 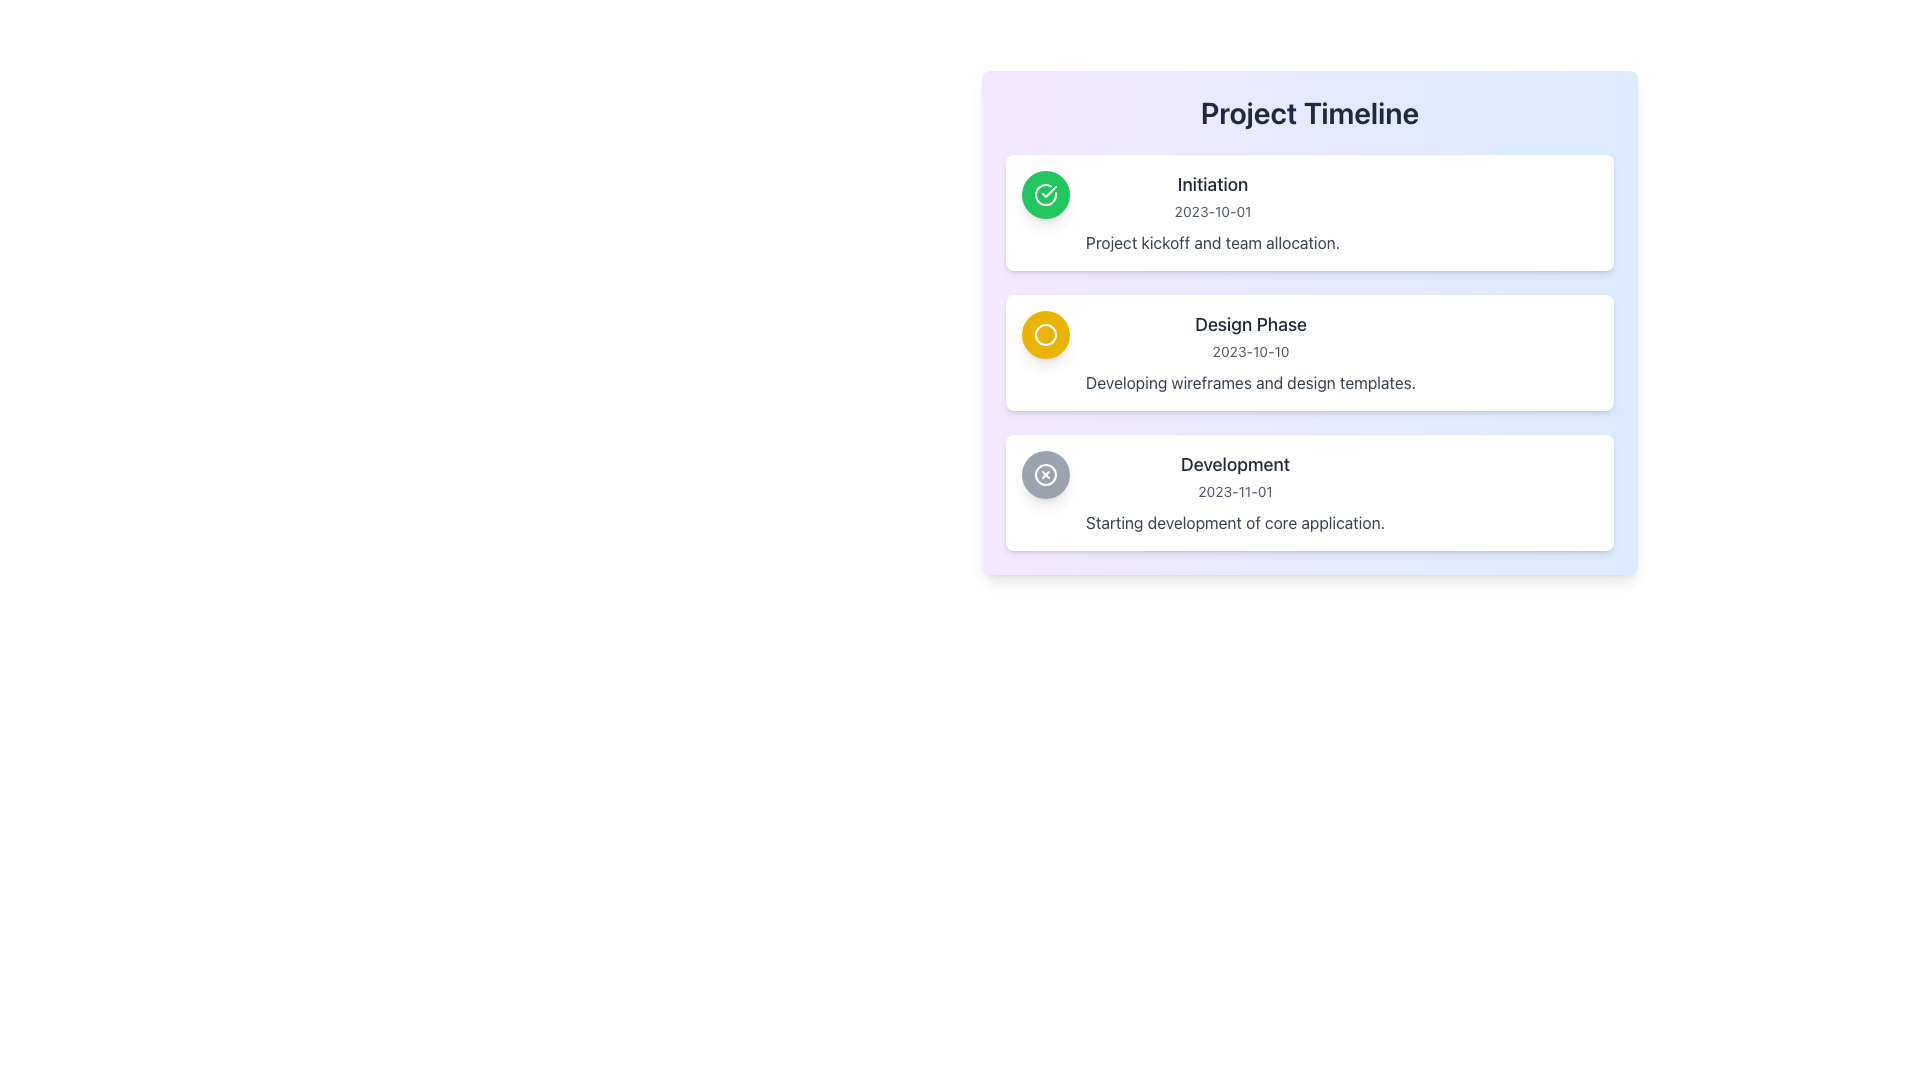 I want to click on the Text Label that serves as the title for the second card in the timeline, summarizing its purpose, so click(x=1250, y=323).